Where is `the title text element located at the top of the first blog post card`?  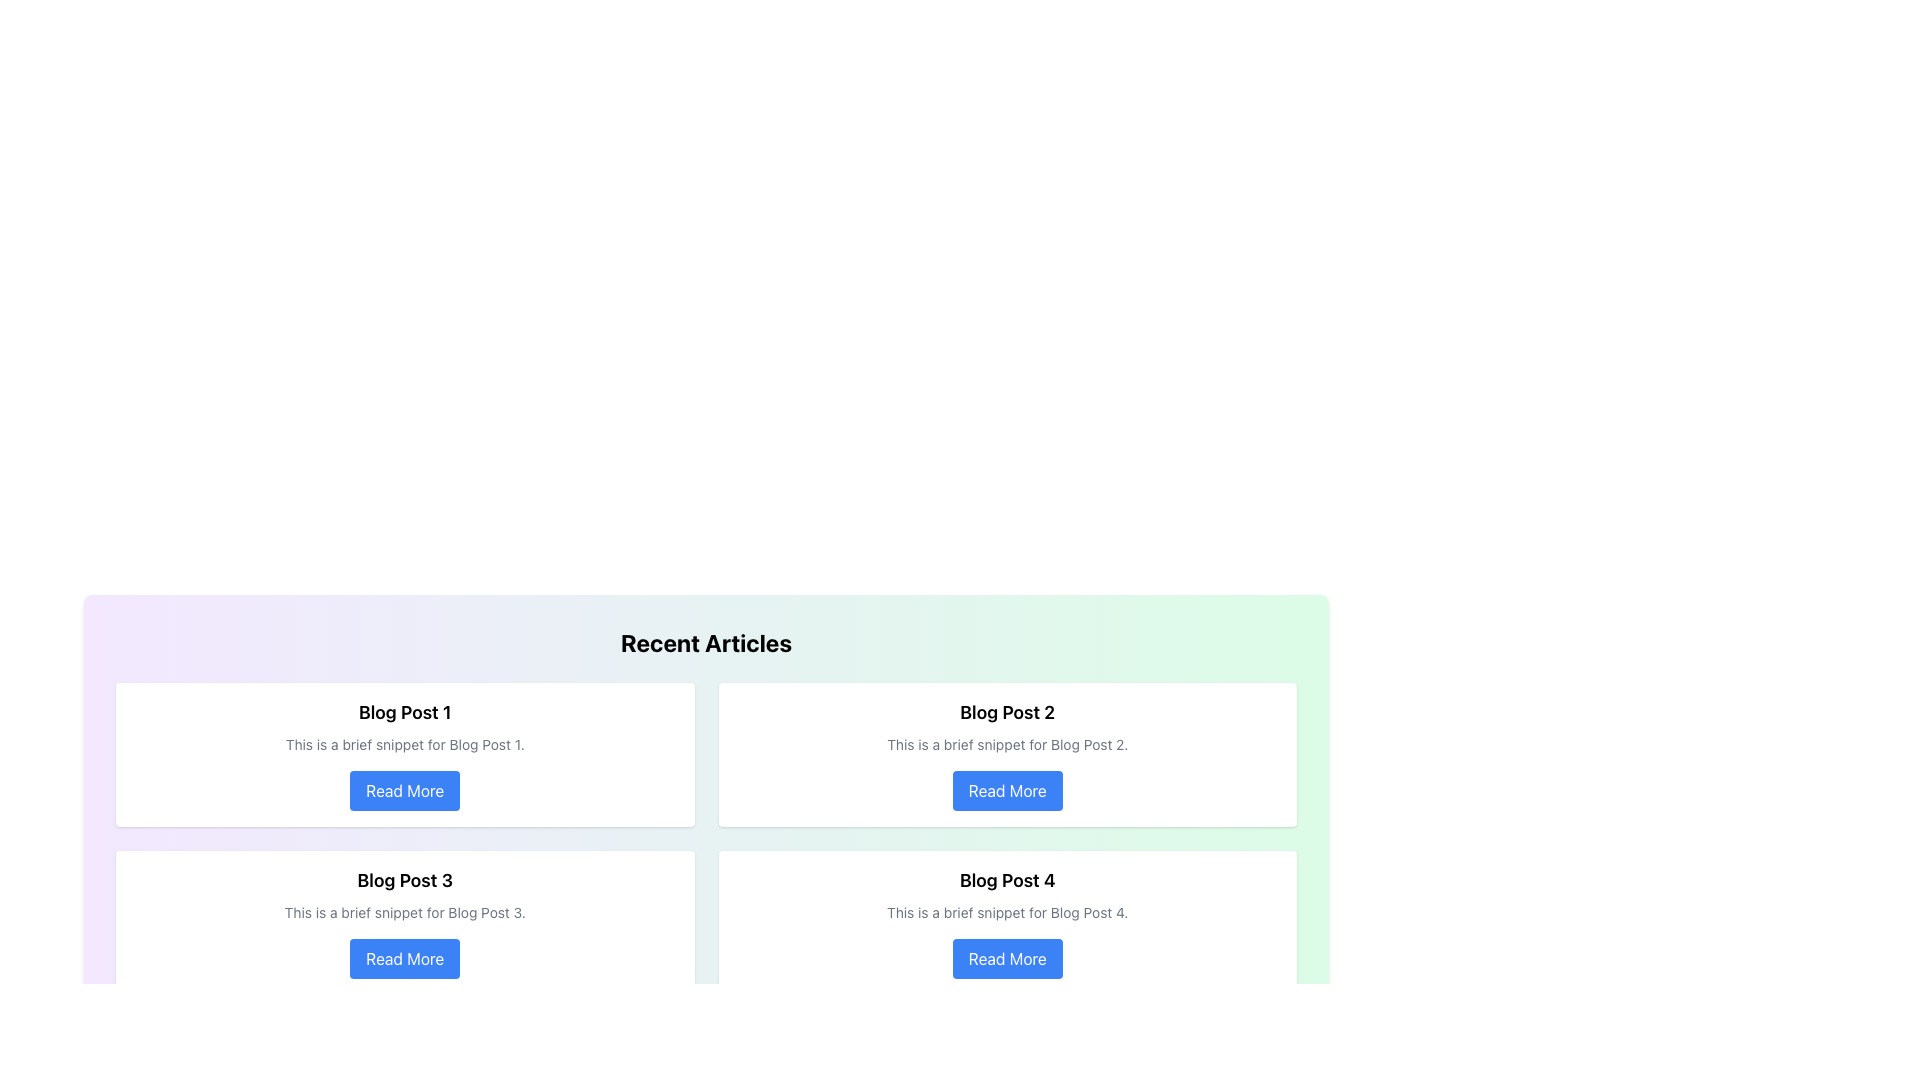
the title text element located at the top of the first blog post card is located at coordinates (404, 712).